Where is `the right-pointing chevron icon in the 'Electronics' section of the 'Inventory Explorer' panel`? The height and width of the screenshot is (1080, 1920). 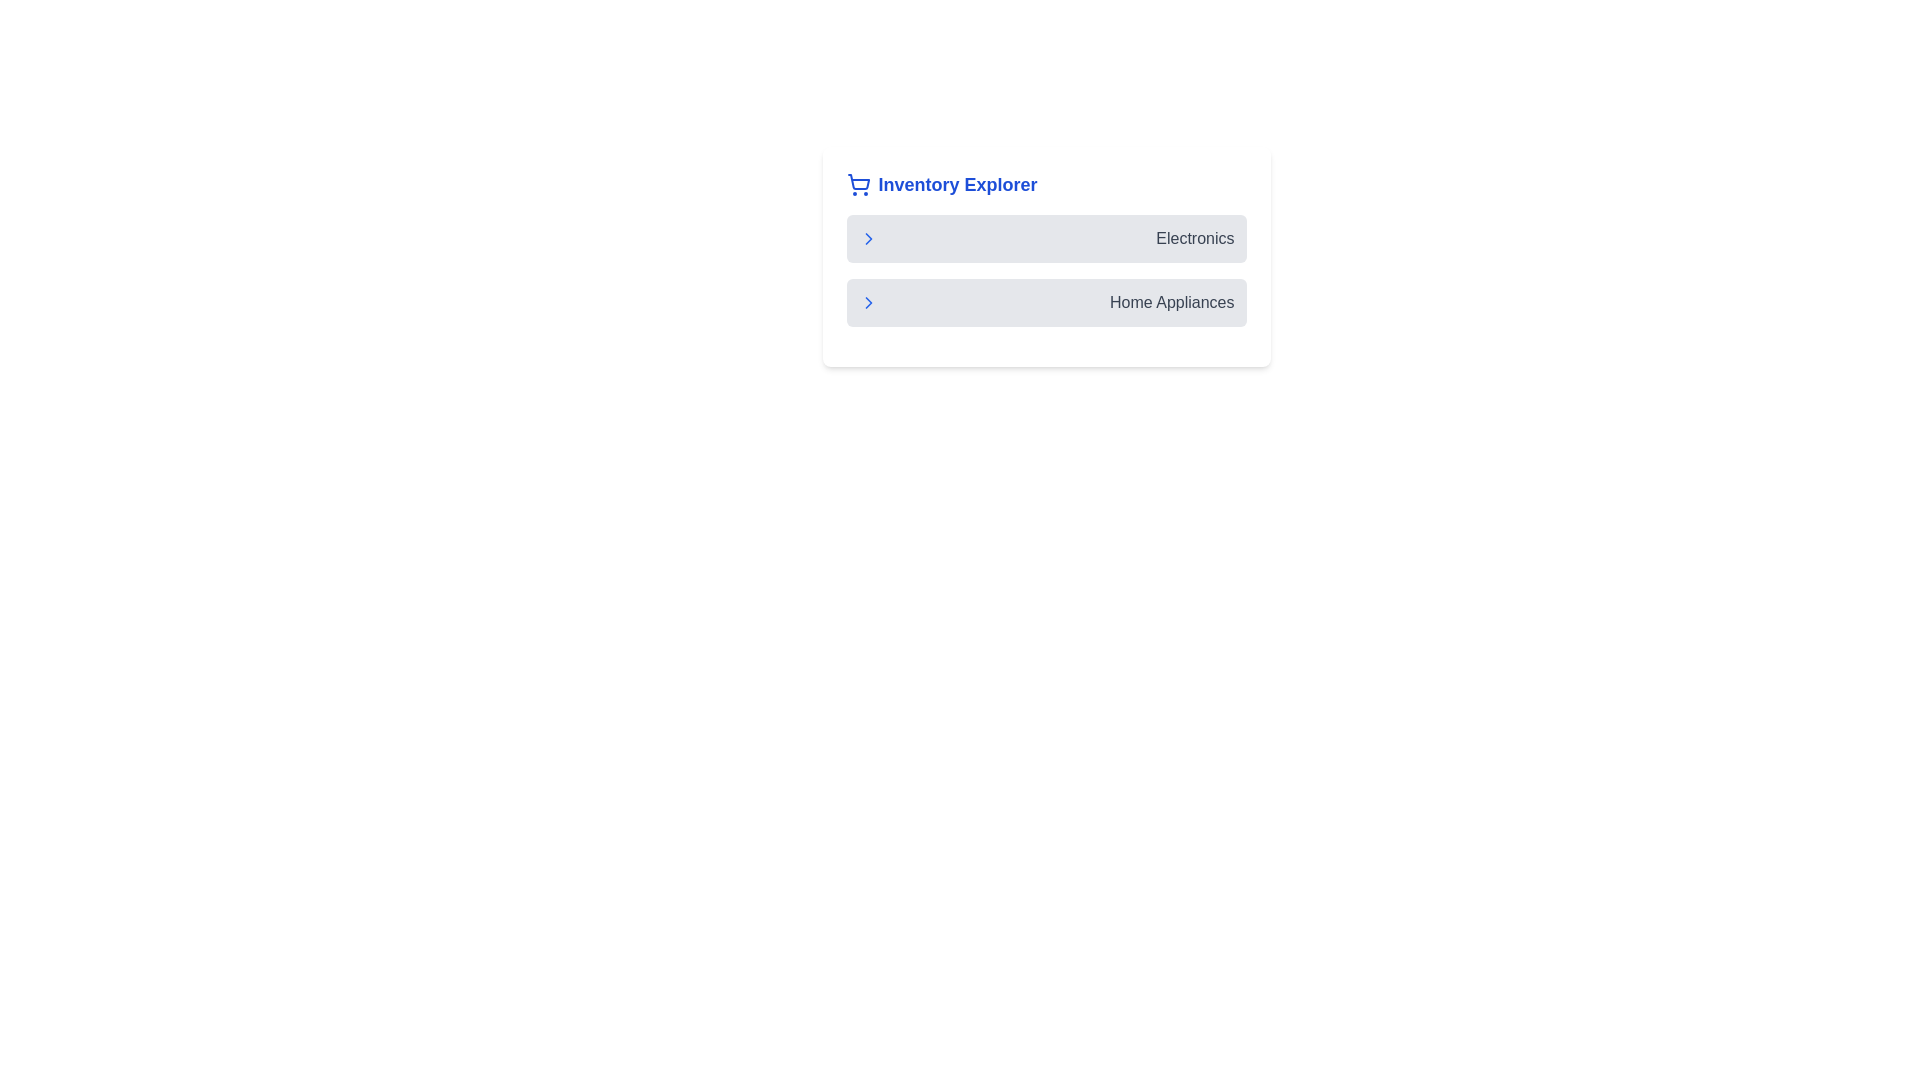
the right-pointing chevron icon in the 'Electronics' section of the 'Inventory Explorer' panel is located at coordinates (868, 238).